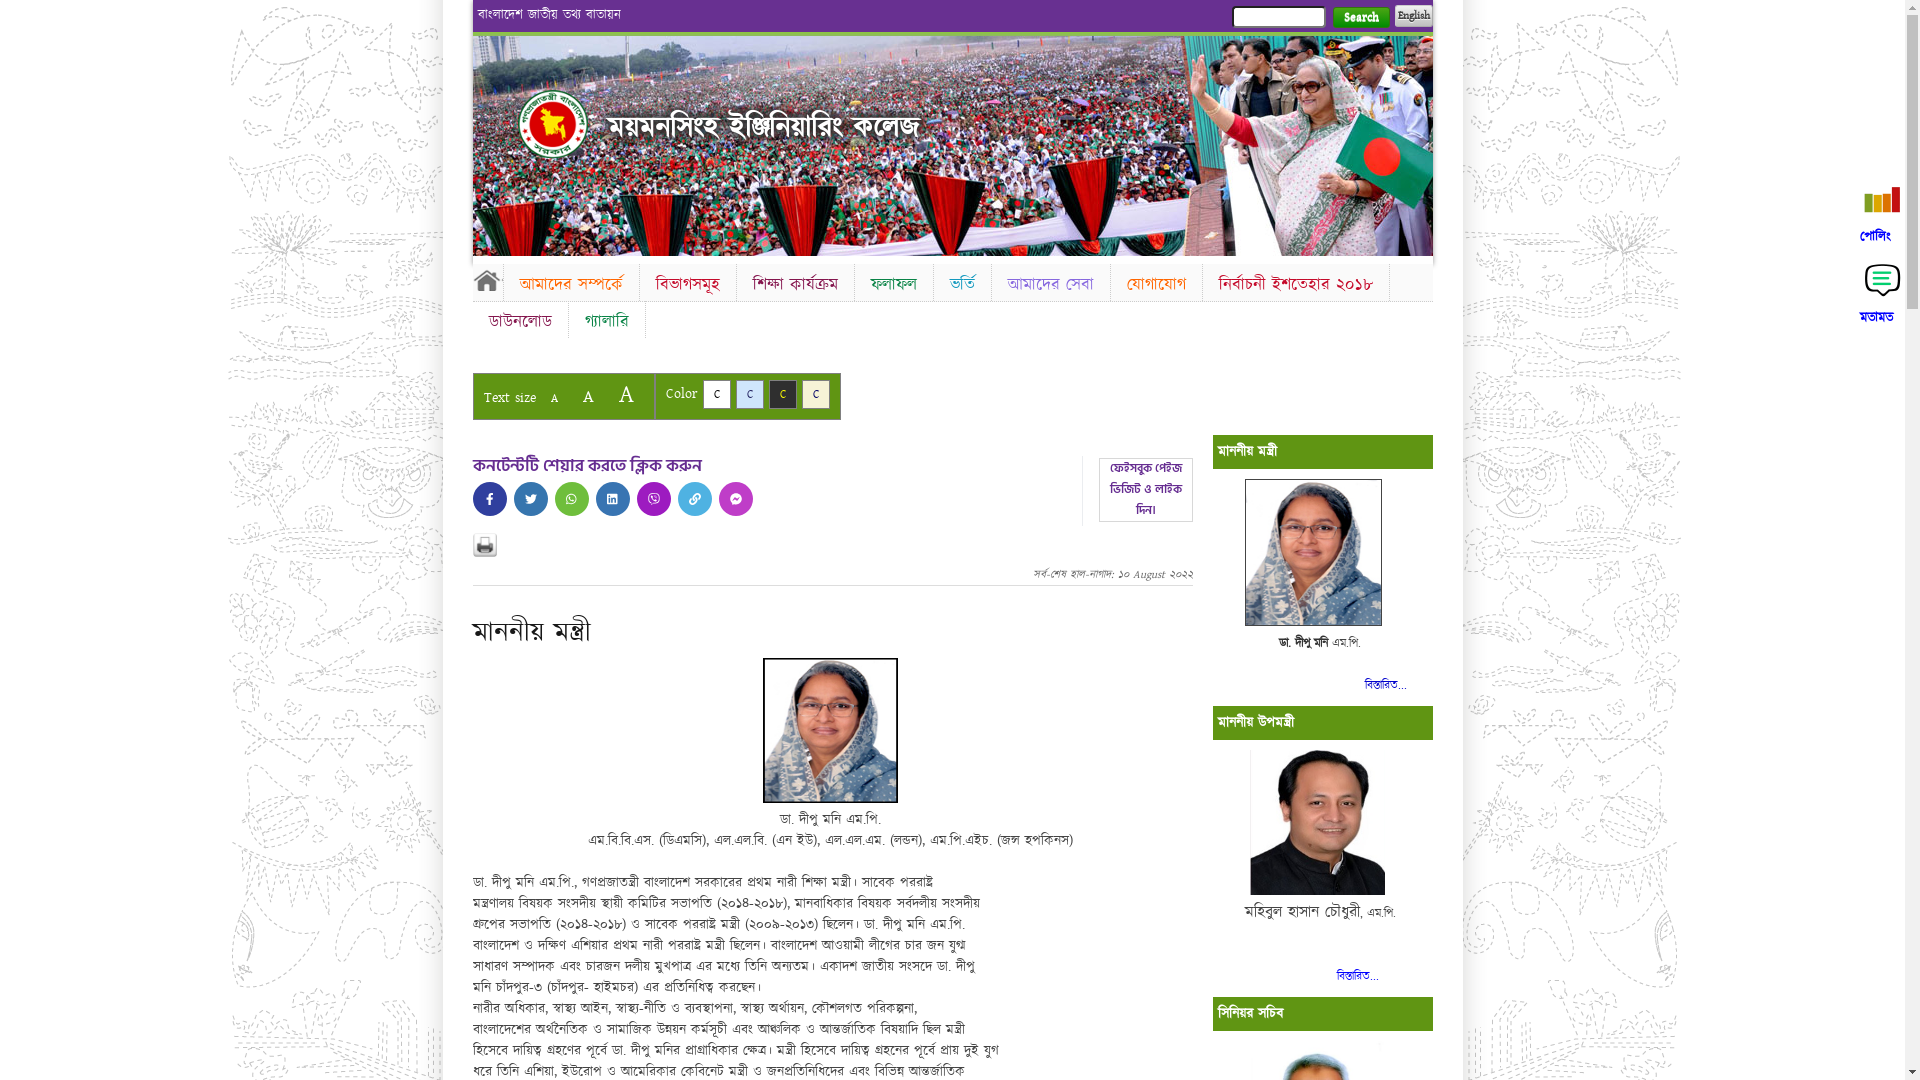 The image size is (1920, 1080). What do you see at coordinates (748, 394) in the screenshot?
I see `'C'` at bounding box center [748, 394].